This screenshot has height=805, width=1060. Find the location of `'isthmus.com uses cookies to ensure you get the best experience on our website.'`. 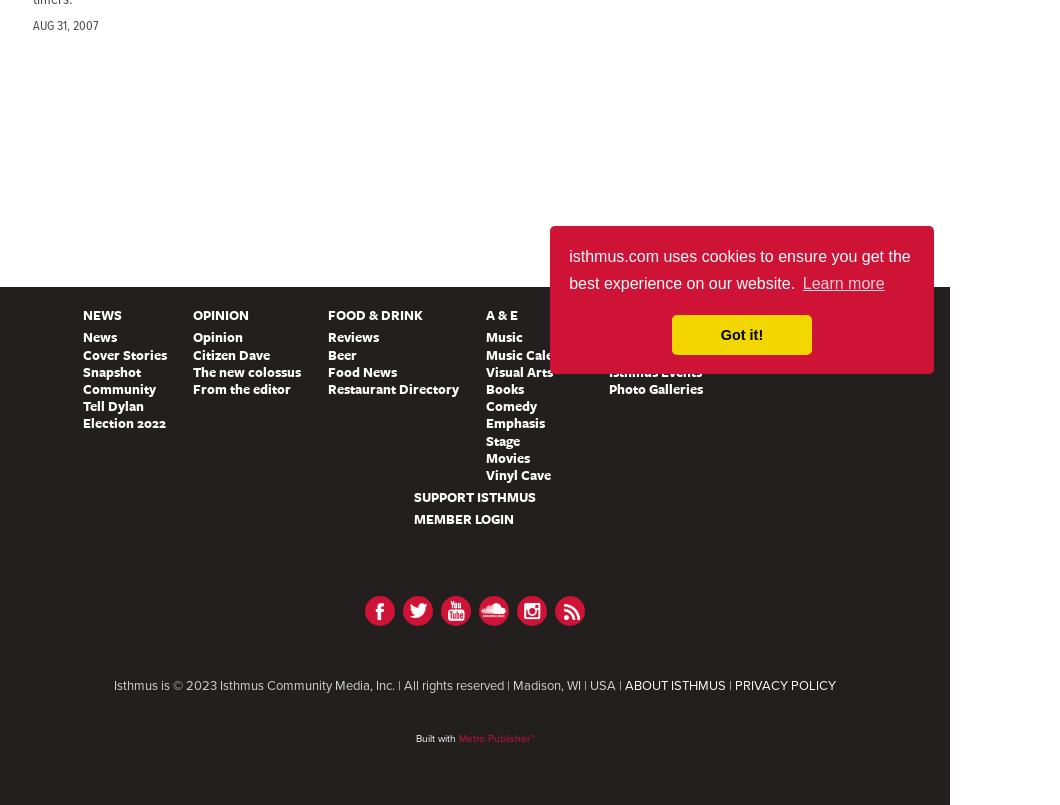

'isthmus.com uses cookies to ensure you get the best experience on our website.' is located at coordinates (569, 269).